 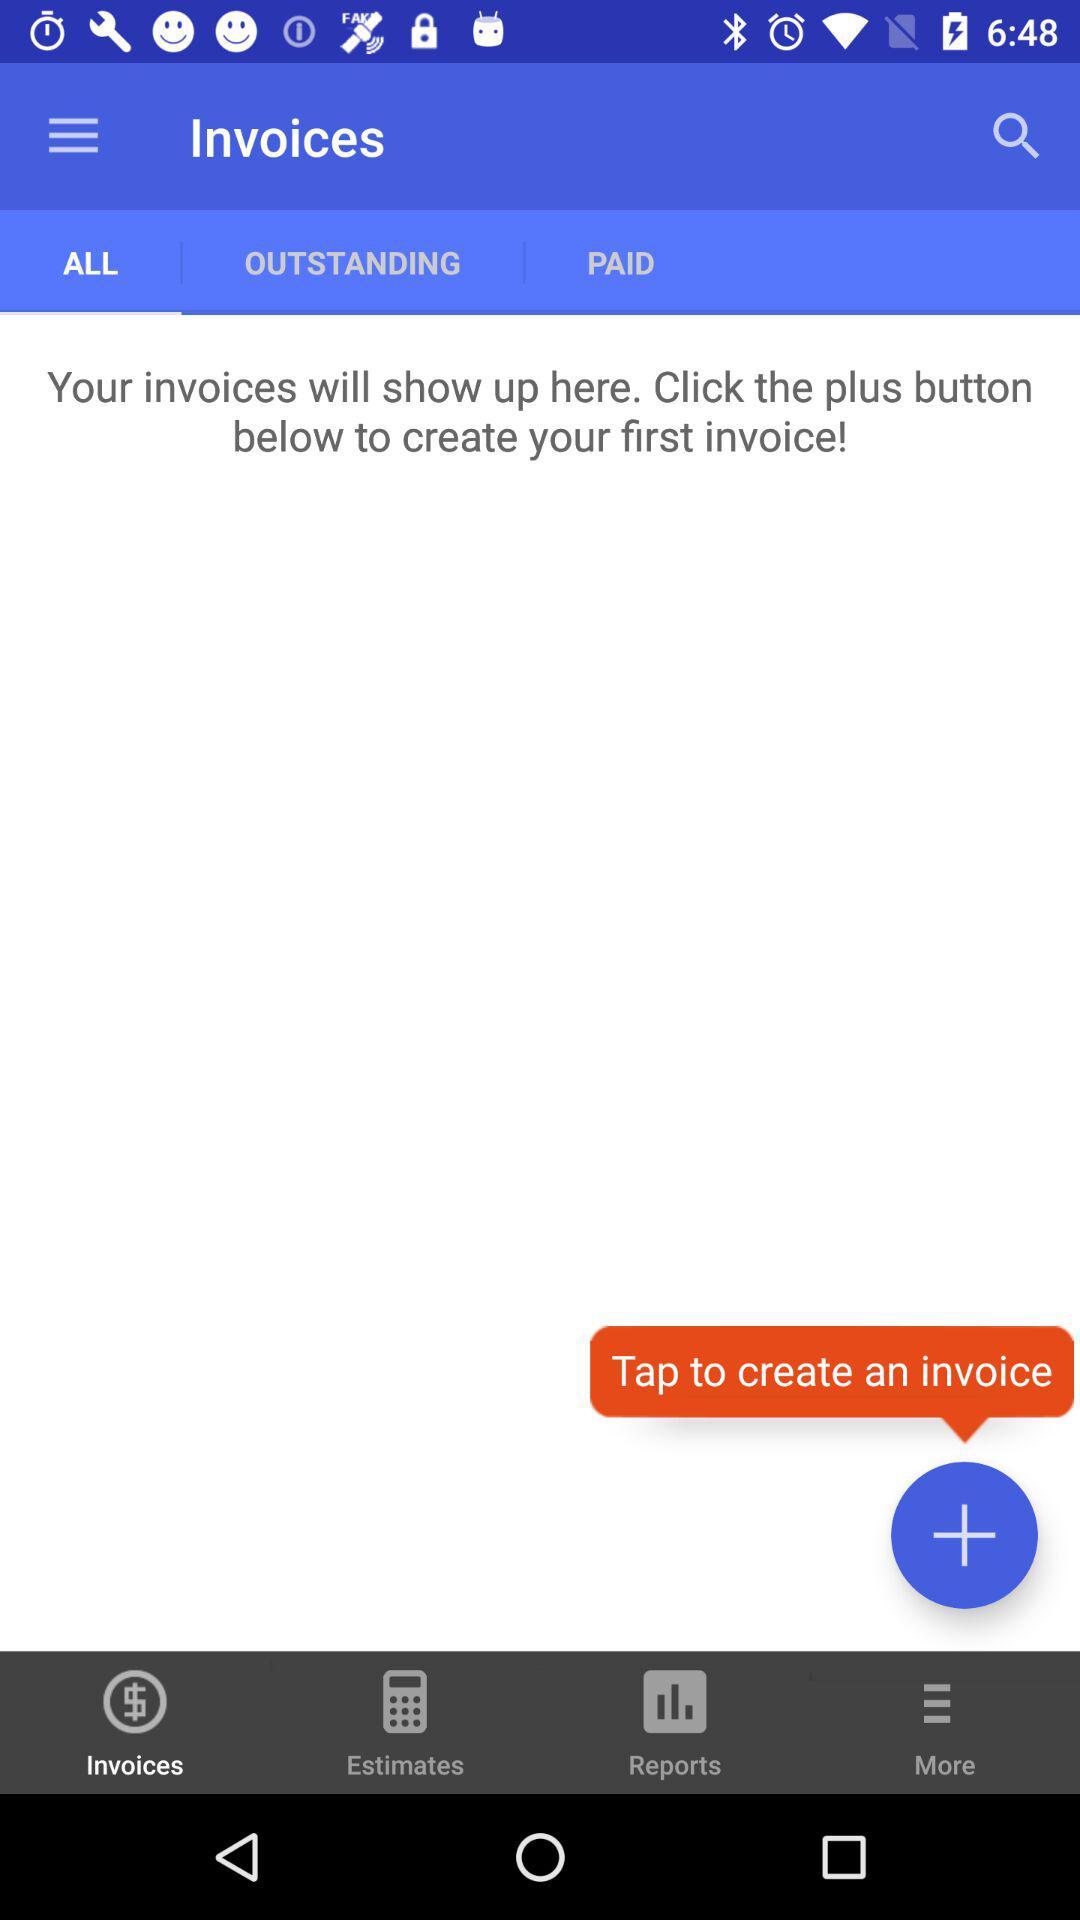 I want to click on reports item, so click(x=675, y=1731).